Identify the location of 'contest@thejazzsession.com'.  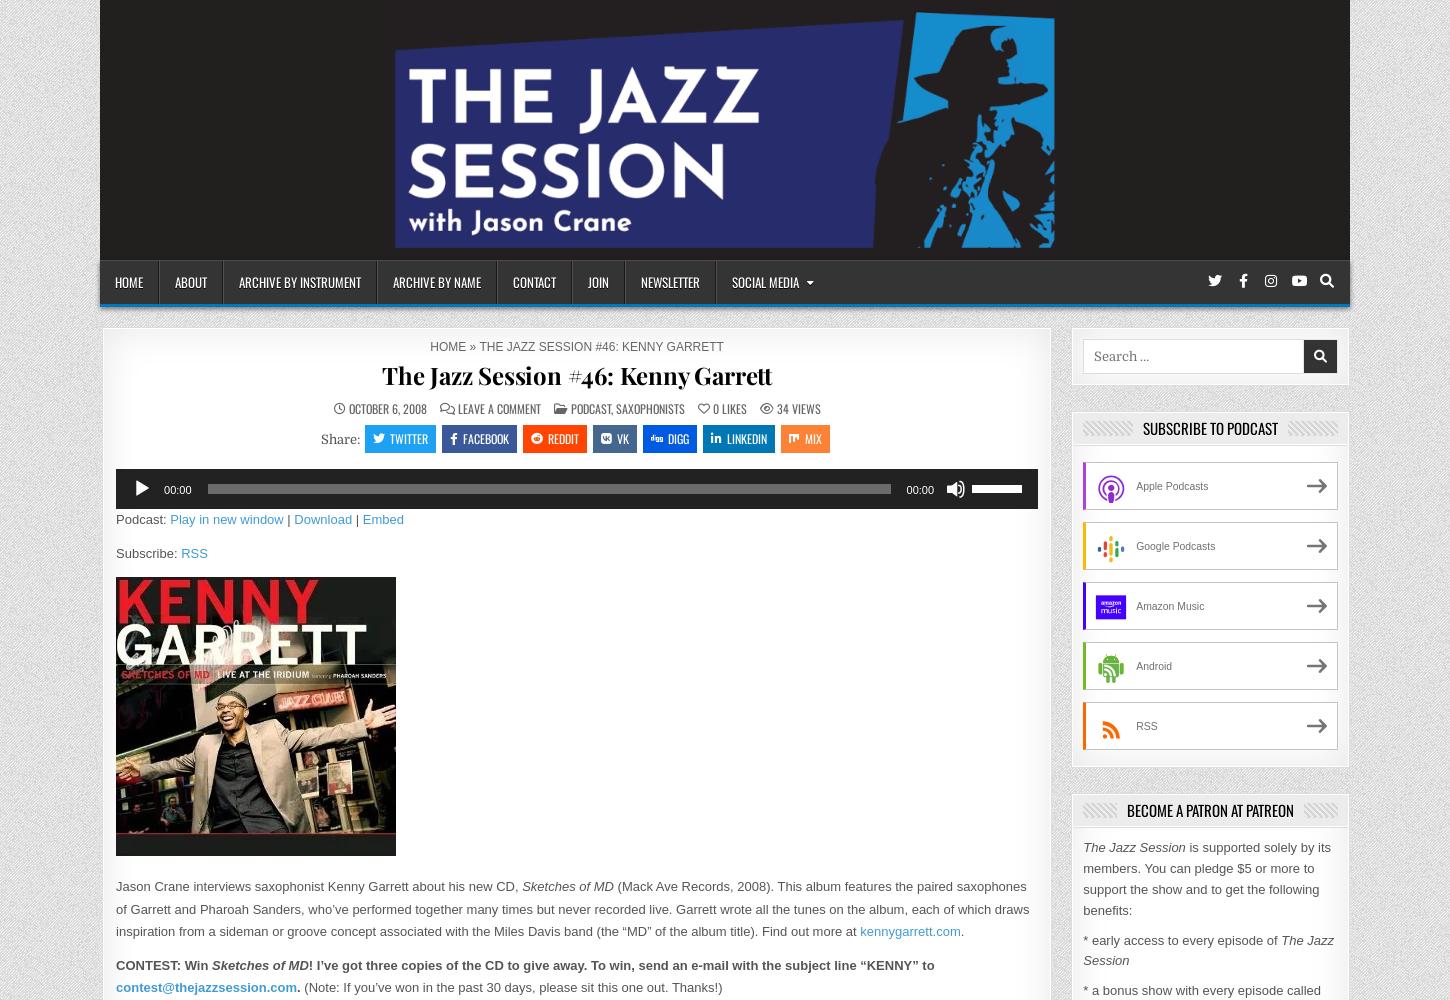
(205, 985).